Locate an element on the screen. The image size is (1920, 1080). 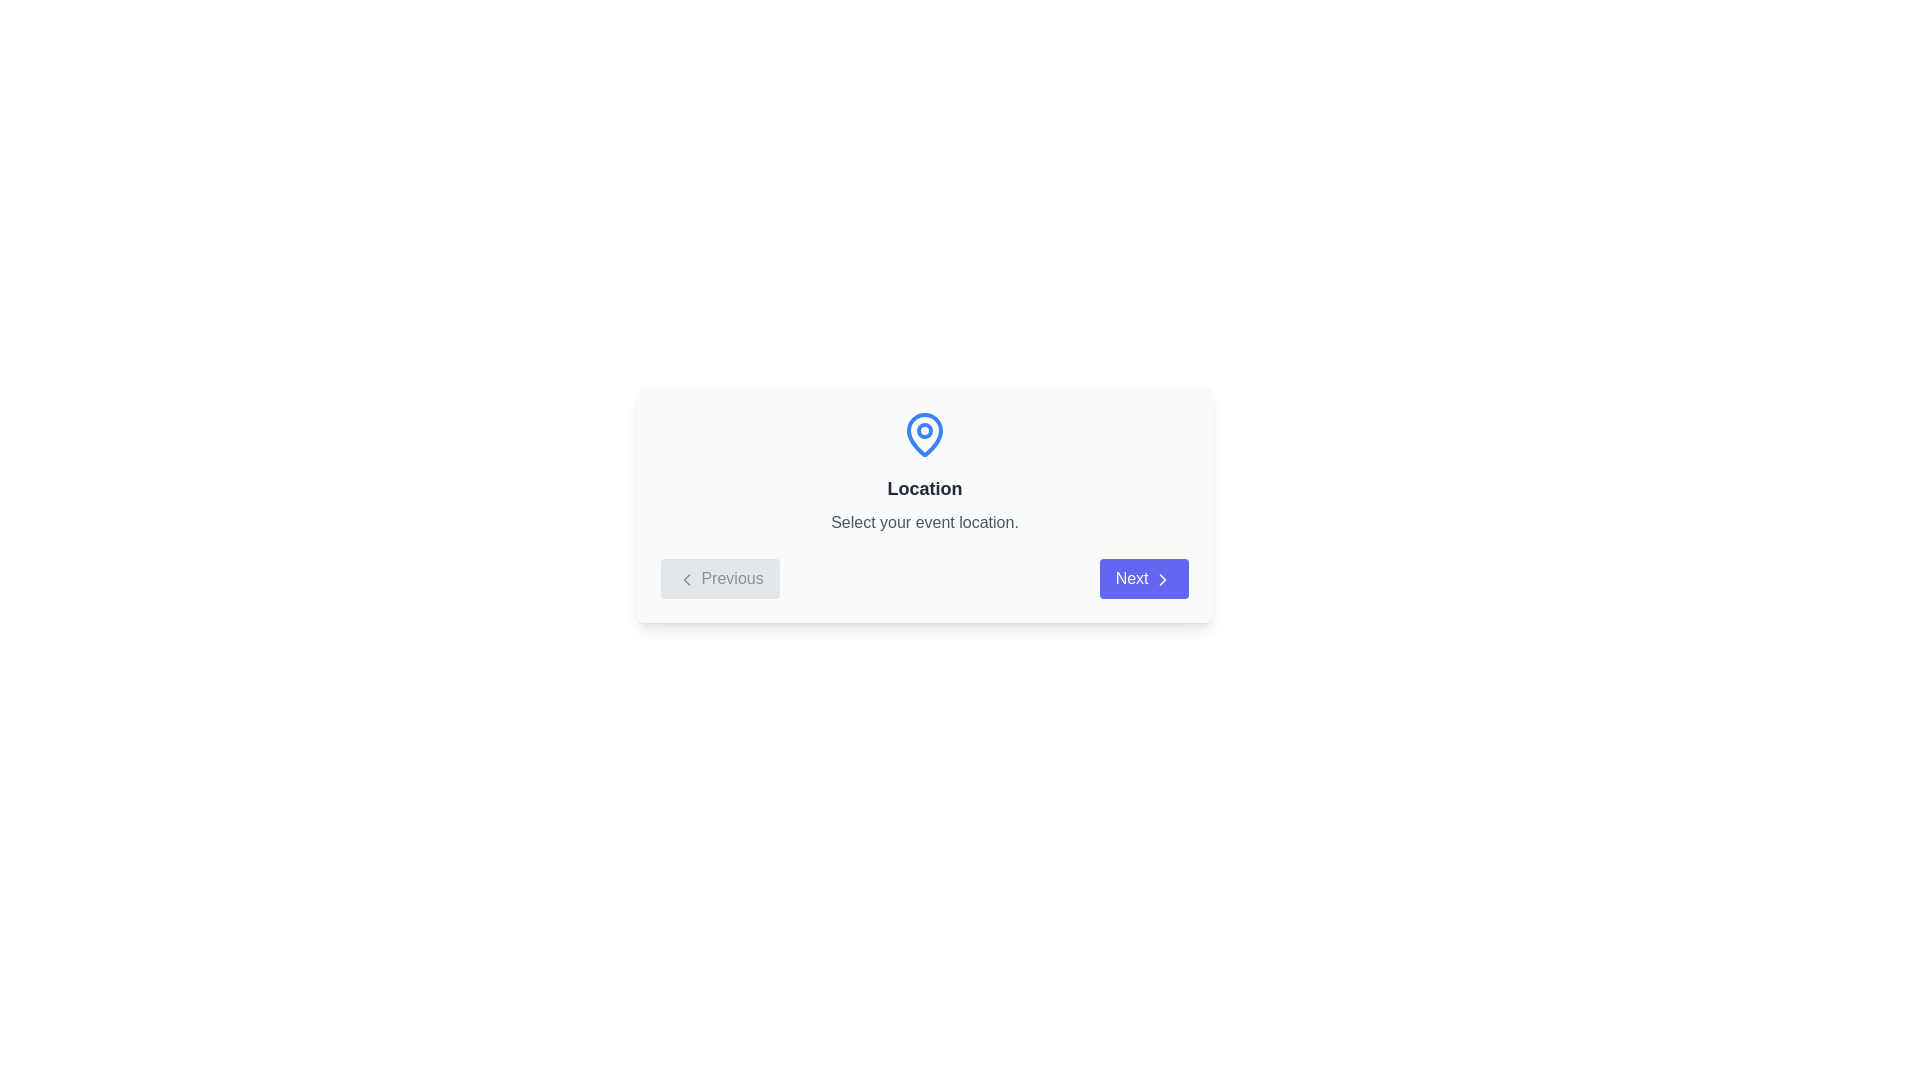
the 'Next' button to navigate to the next tab is located at coordinates (1143, 578).